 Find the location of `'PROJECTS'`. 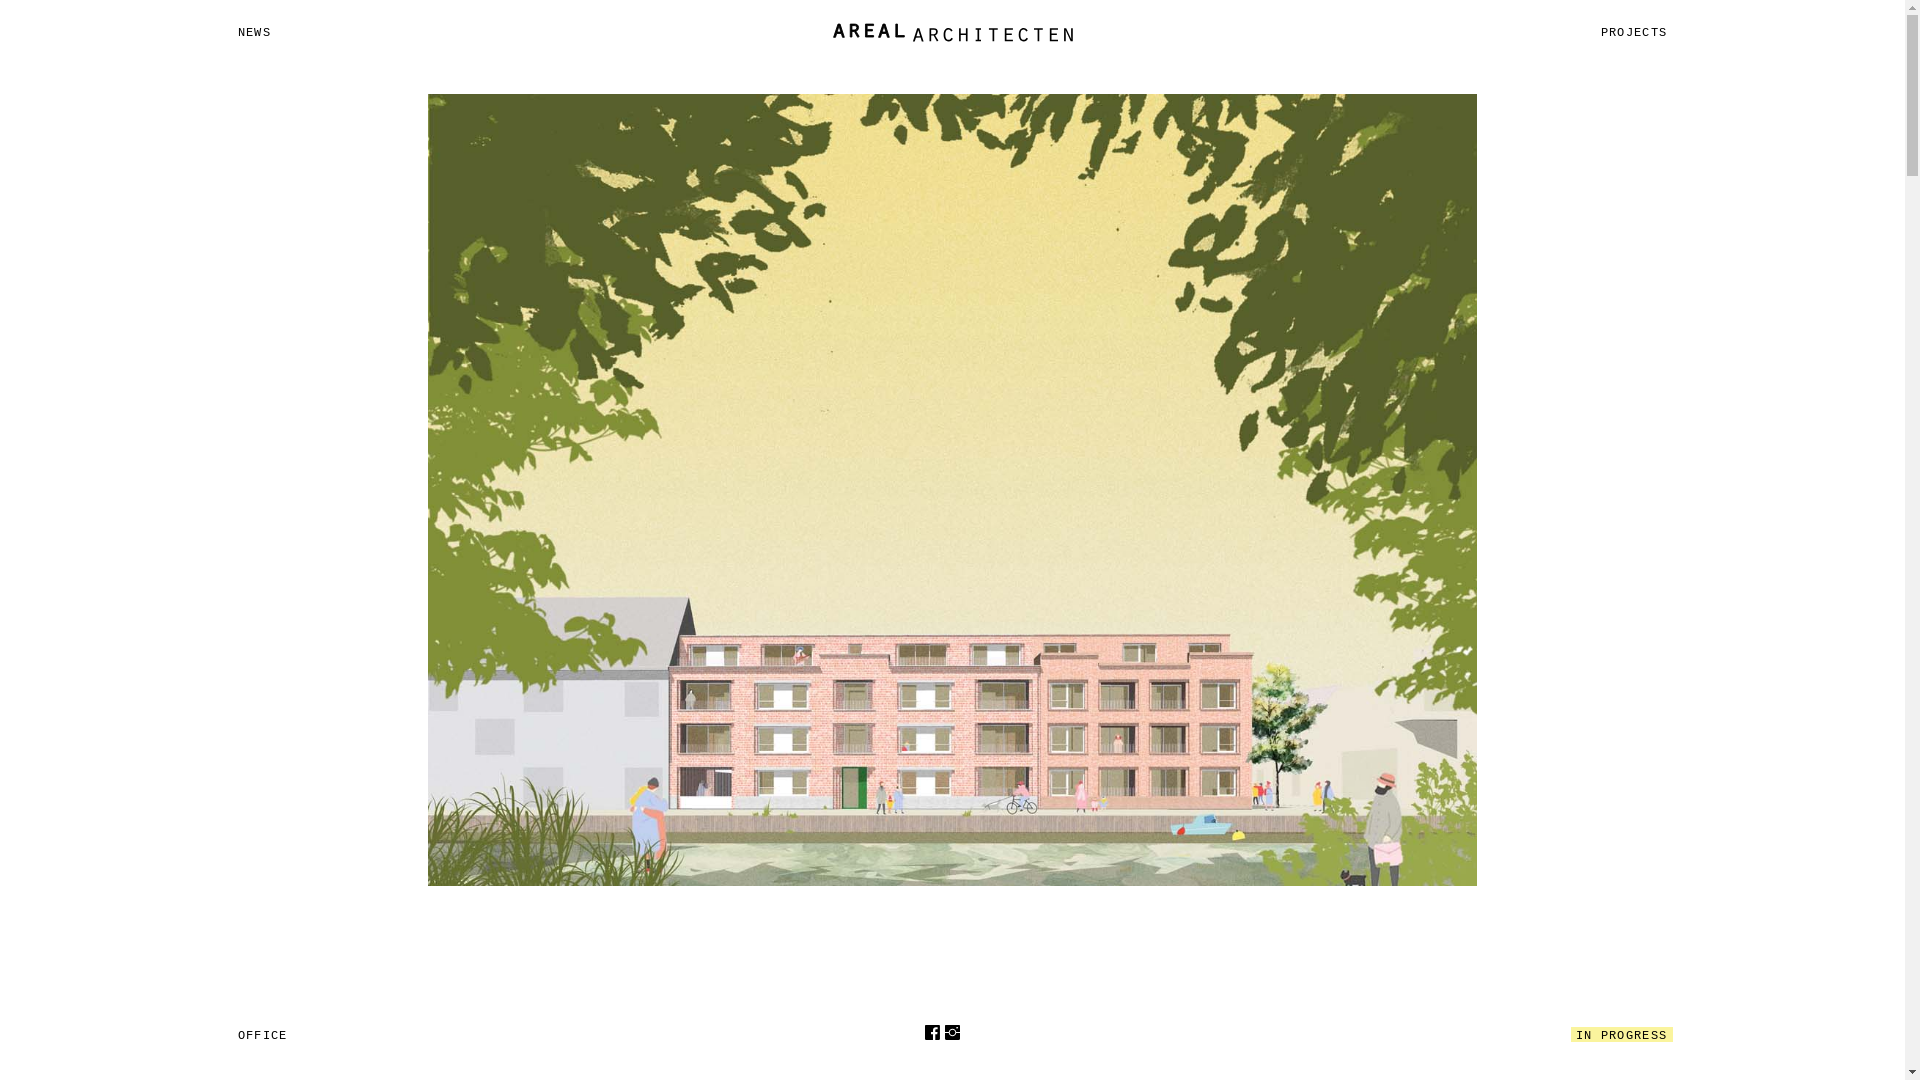

'PROJECTS' is located at coordinates (1634, 32).